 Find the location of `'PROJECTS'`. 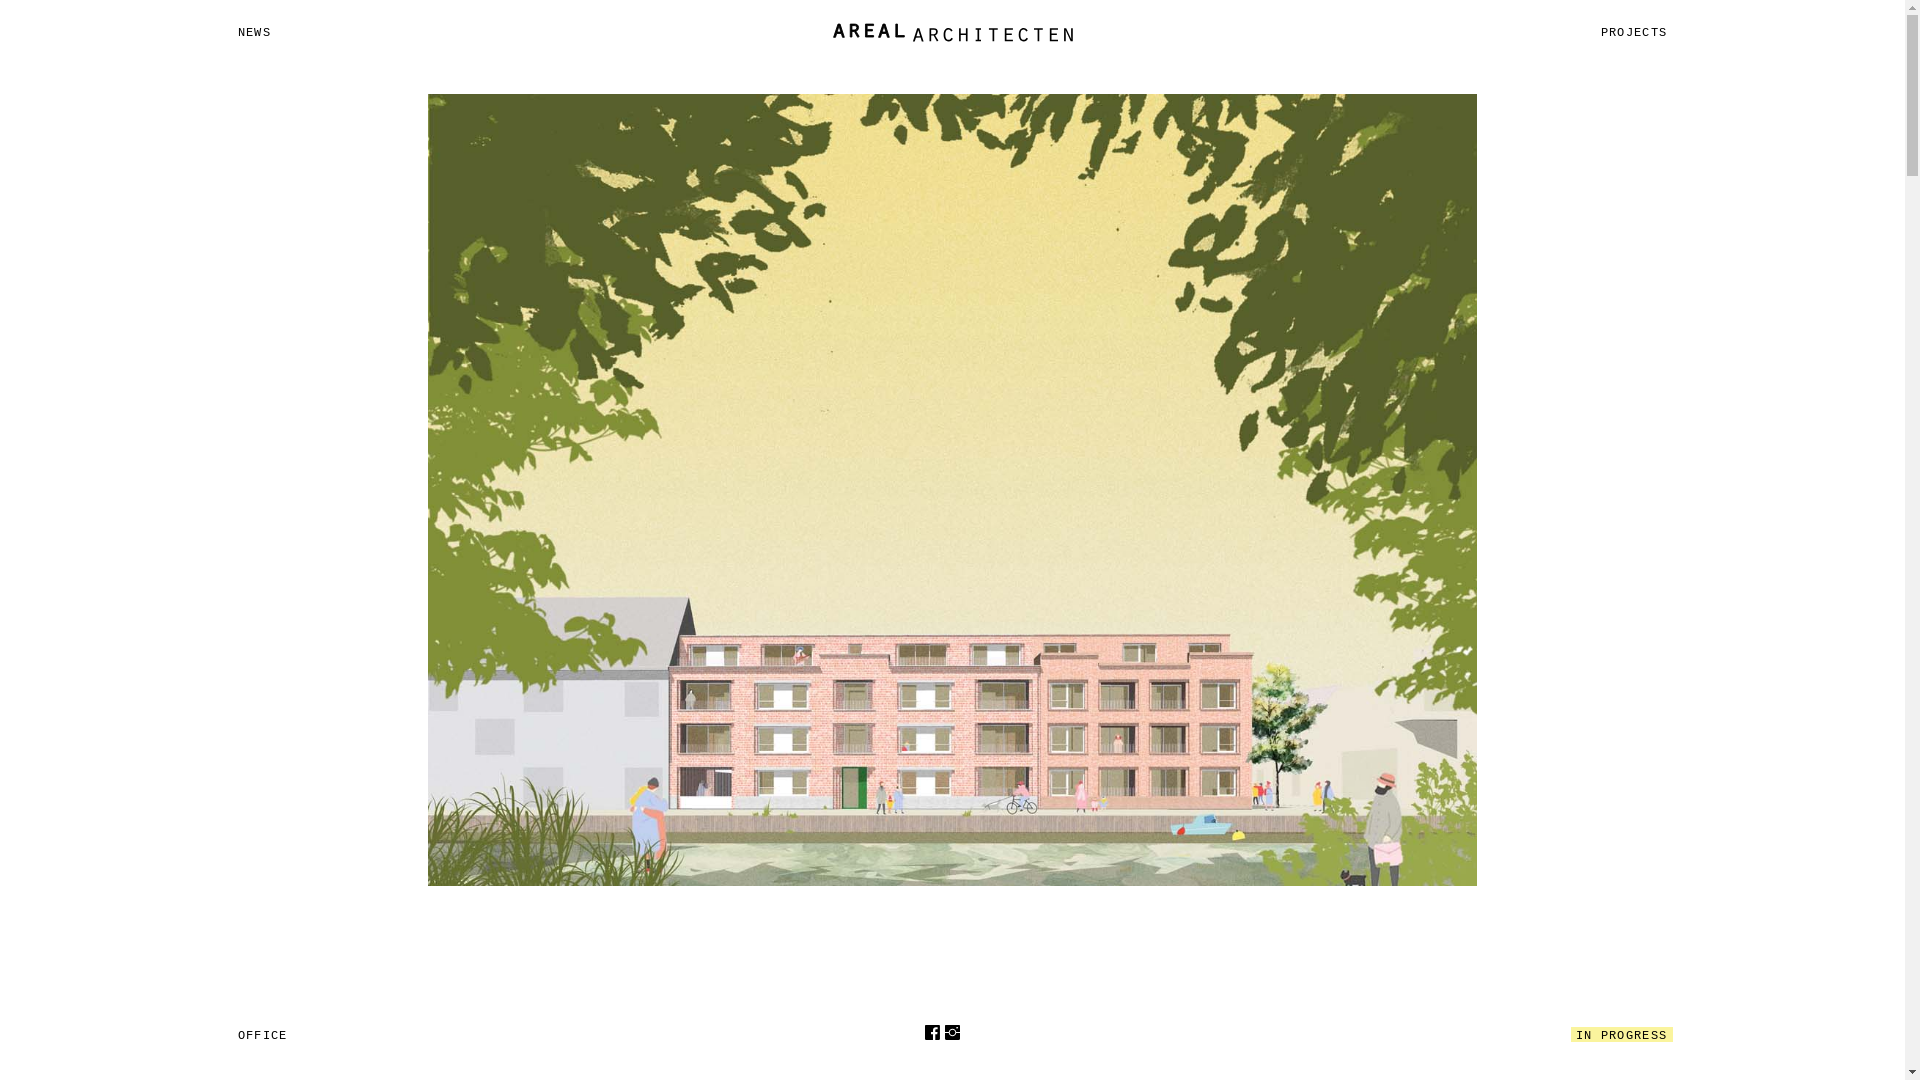

'PROJECTS' is located at coordinates (1634, 32).